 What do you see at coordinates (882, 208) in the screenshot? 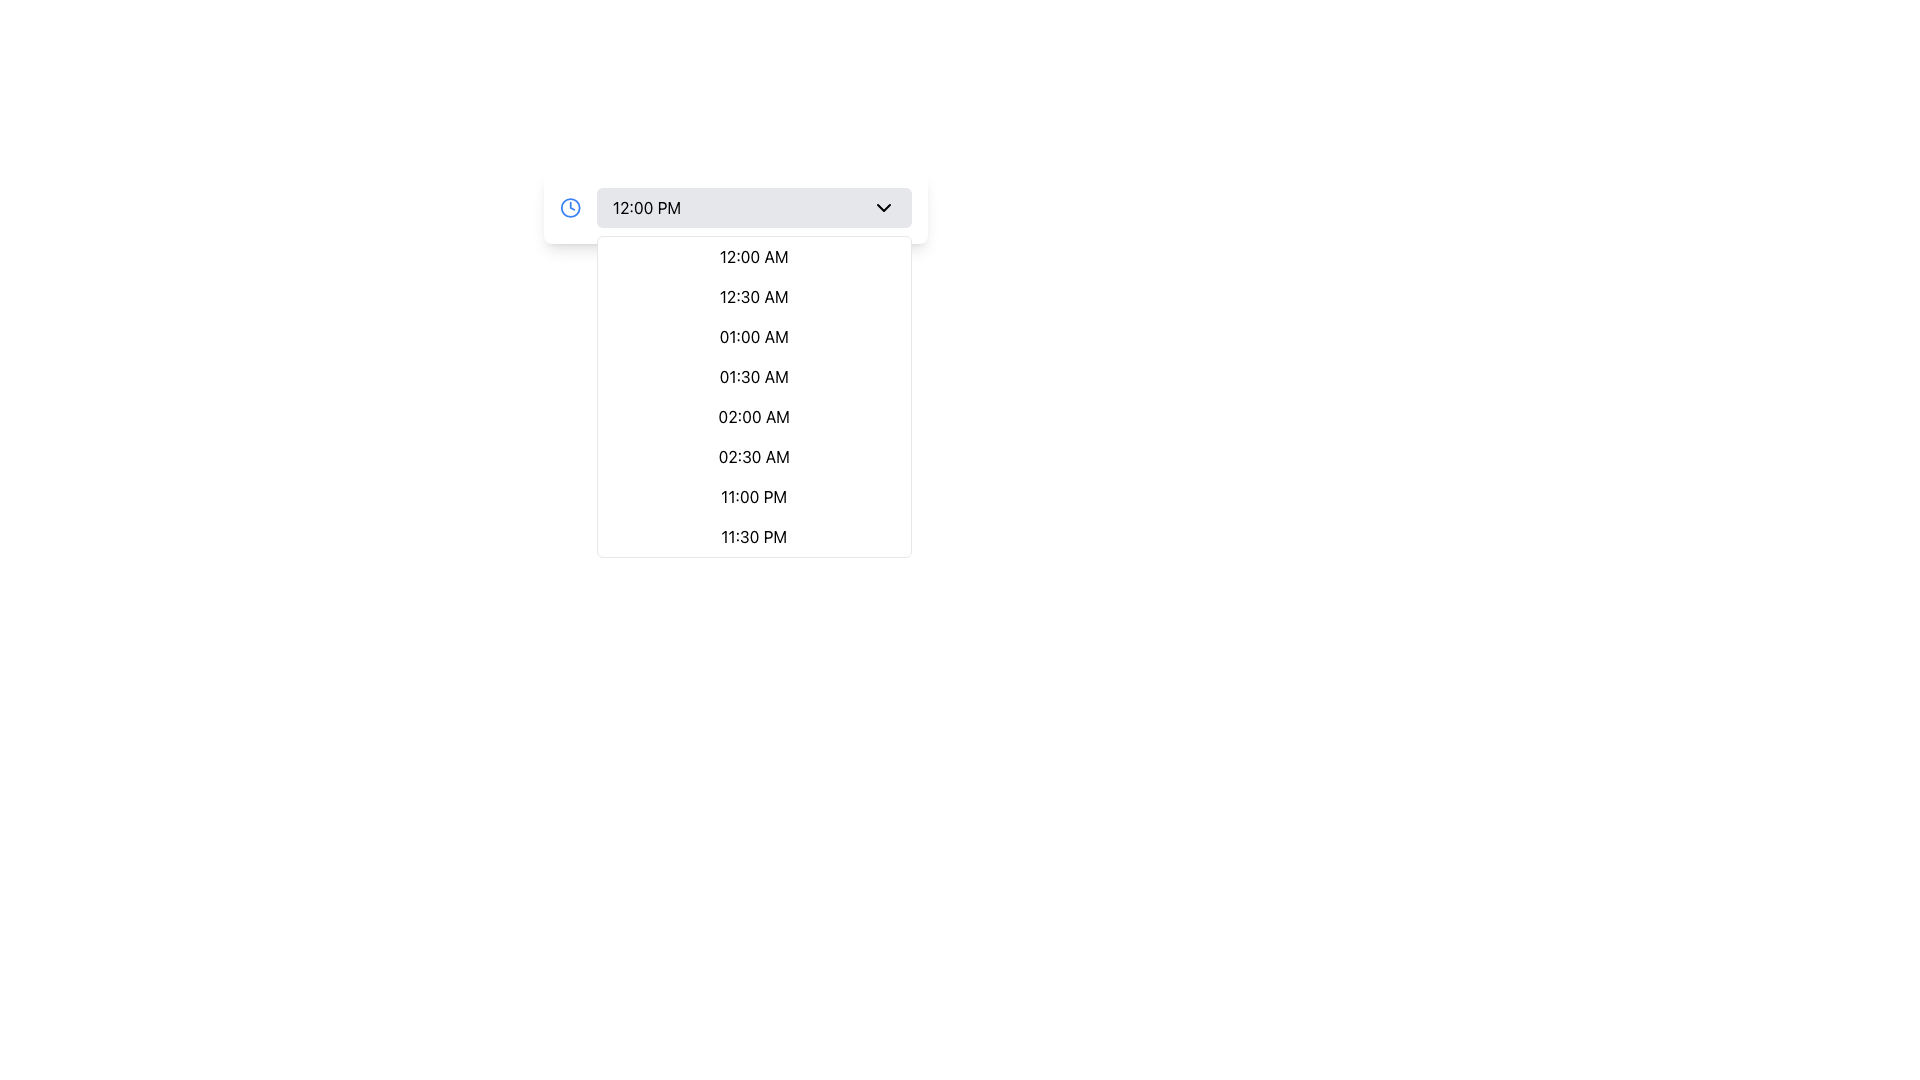
I see `the downward-pointing triangular chevron icon adjacent to the text '12:00 PM'` at bounding box center [882, 208].